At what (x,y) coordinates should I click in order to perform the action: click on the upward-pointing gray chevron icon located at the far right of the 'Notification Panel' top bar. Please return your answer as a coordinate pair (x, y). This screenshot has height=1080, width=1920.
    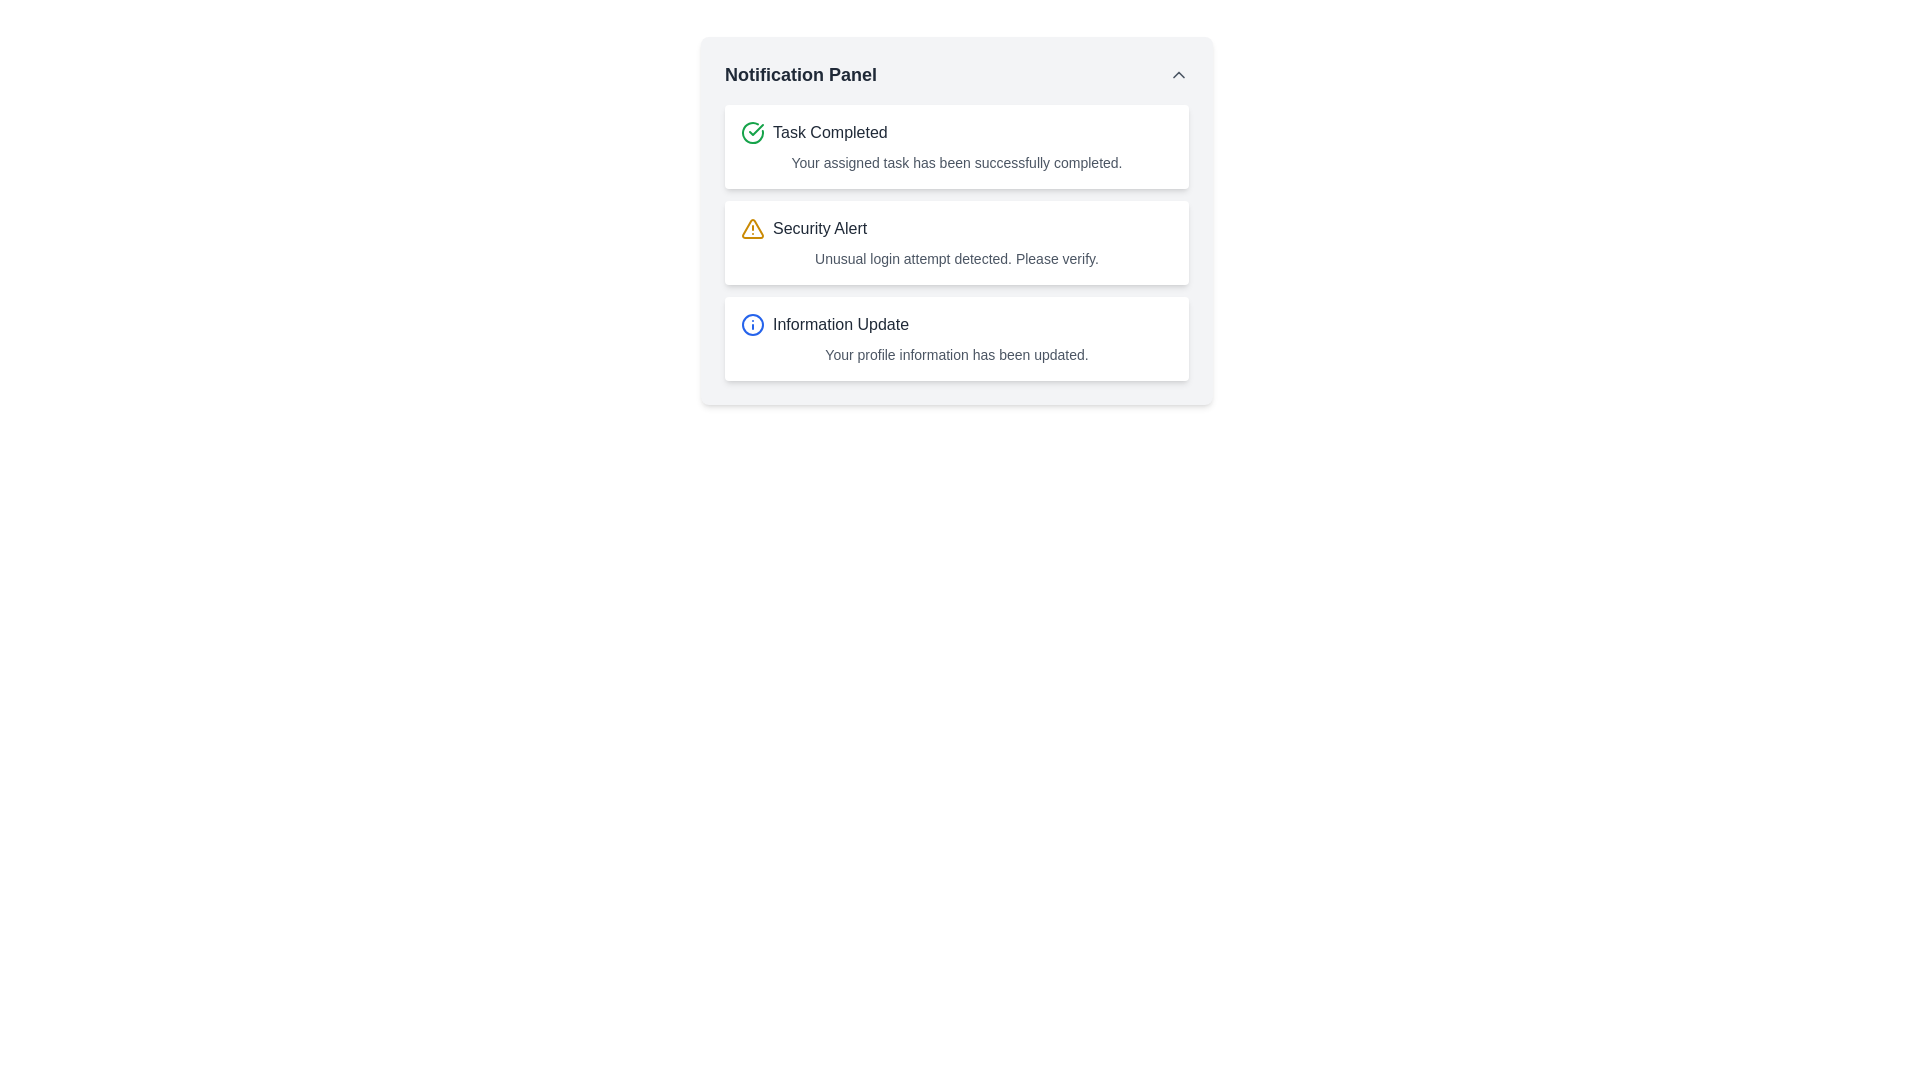
    Looking at the image, I should click on (1179, 73).